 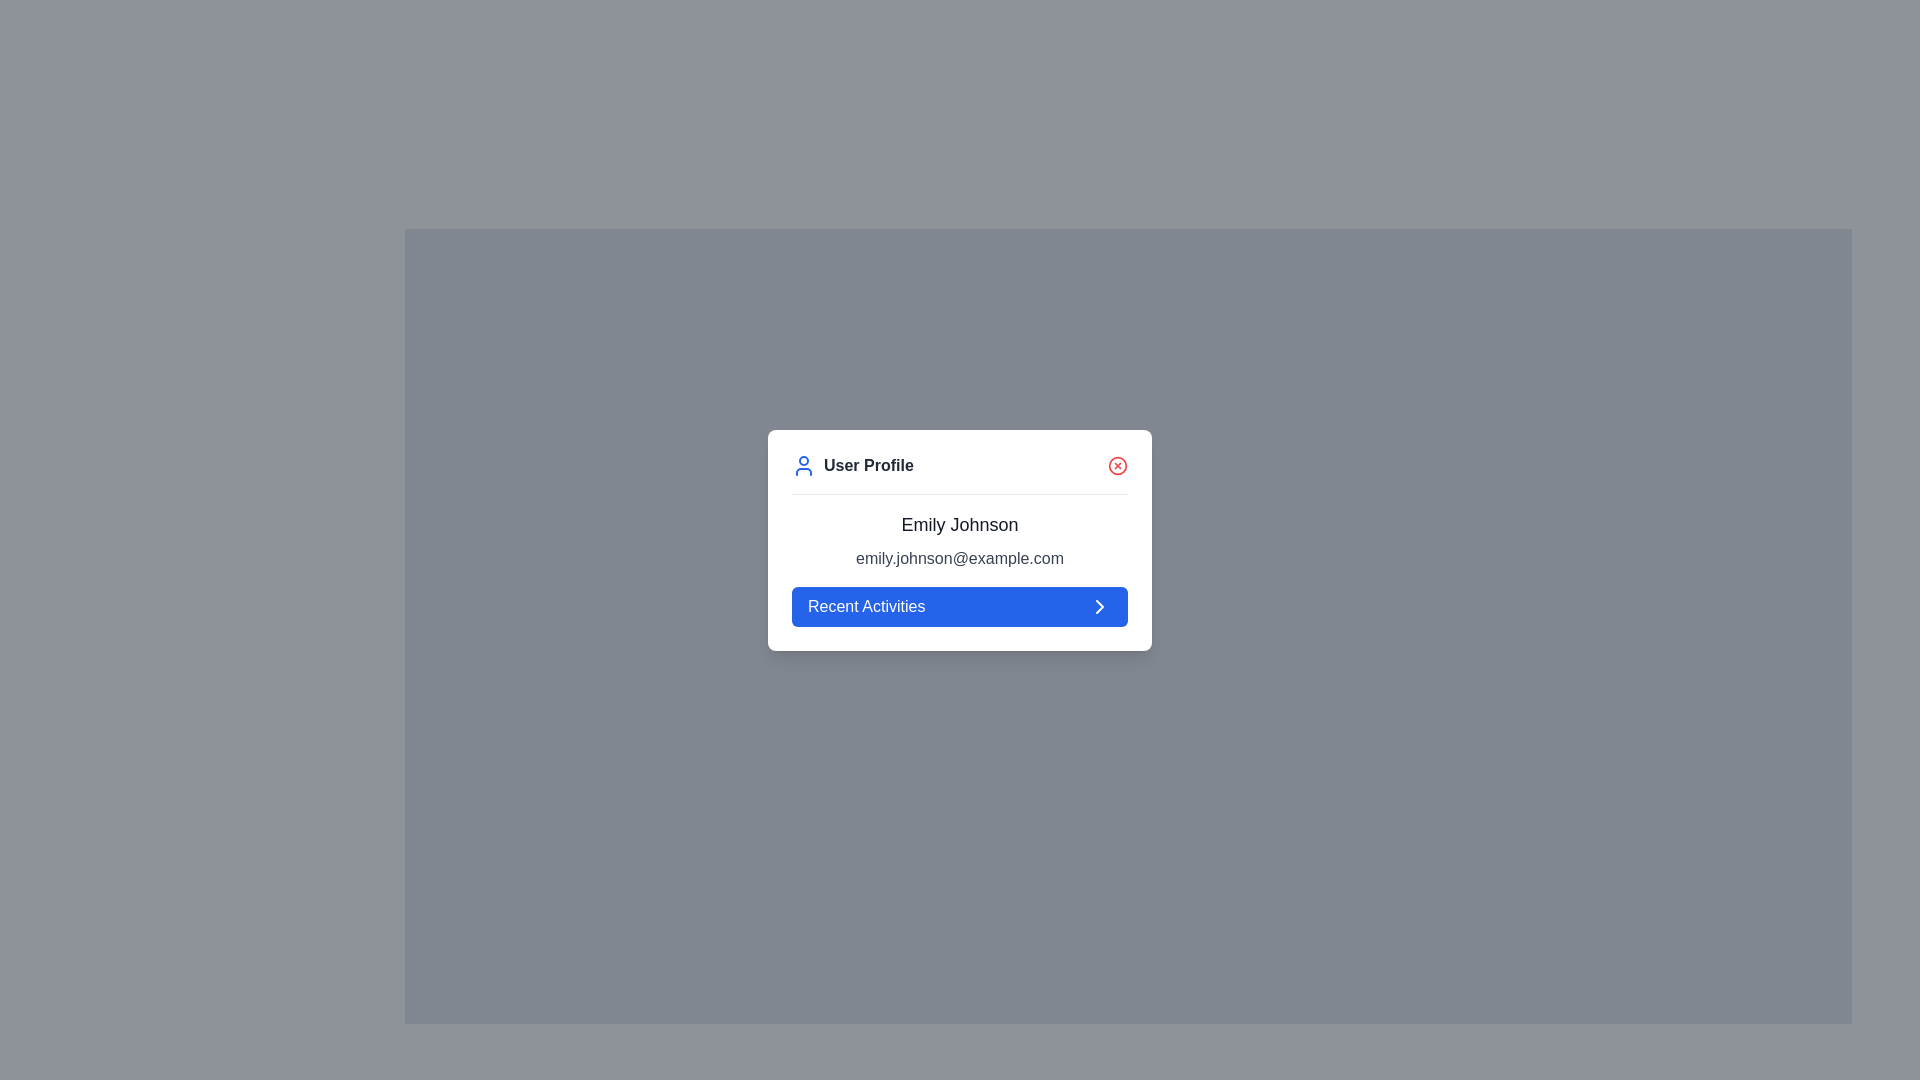 I want to click on the text label displaying 'Emily Johnson', which is bold and dark gray, positioned above the email address 'emily.johnson@example.com', so click(x=960, y=523).